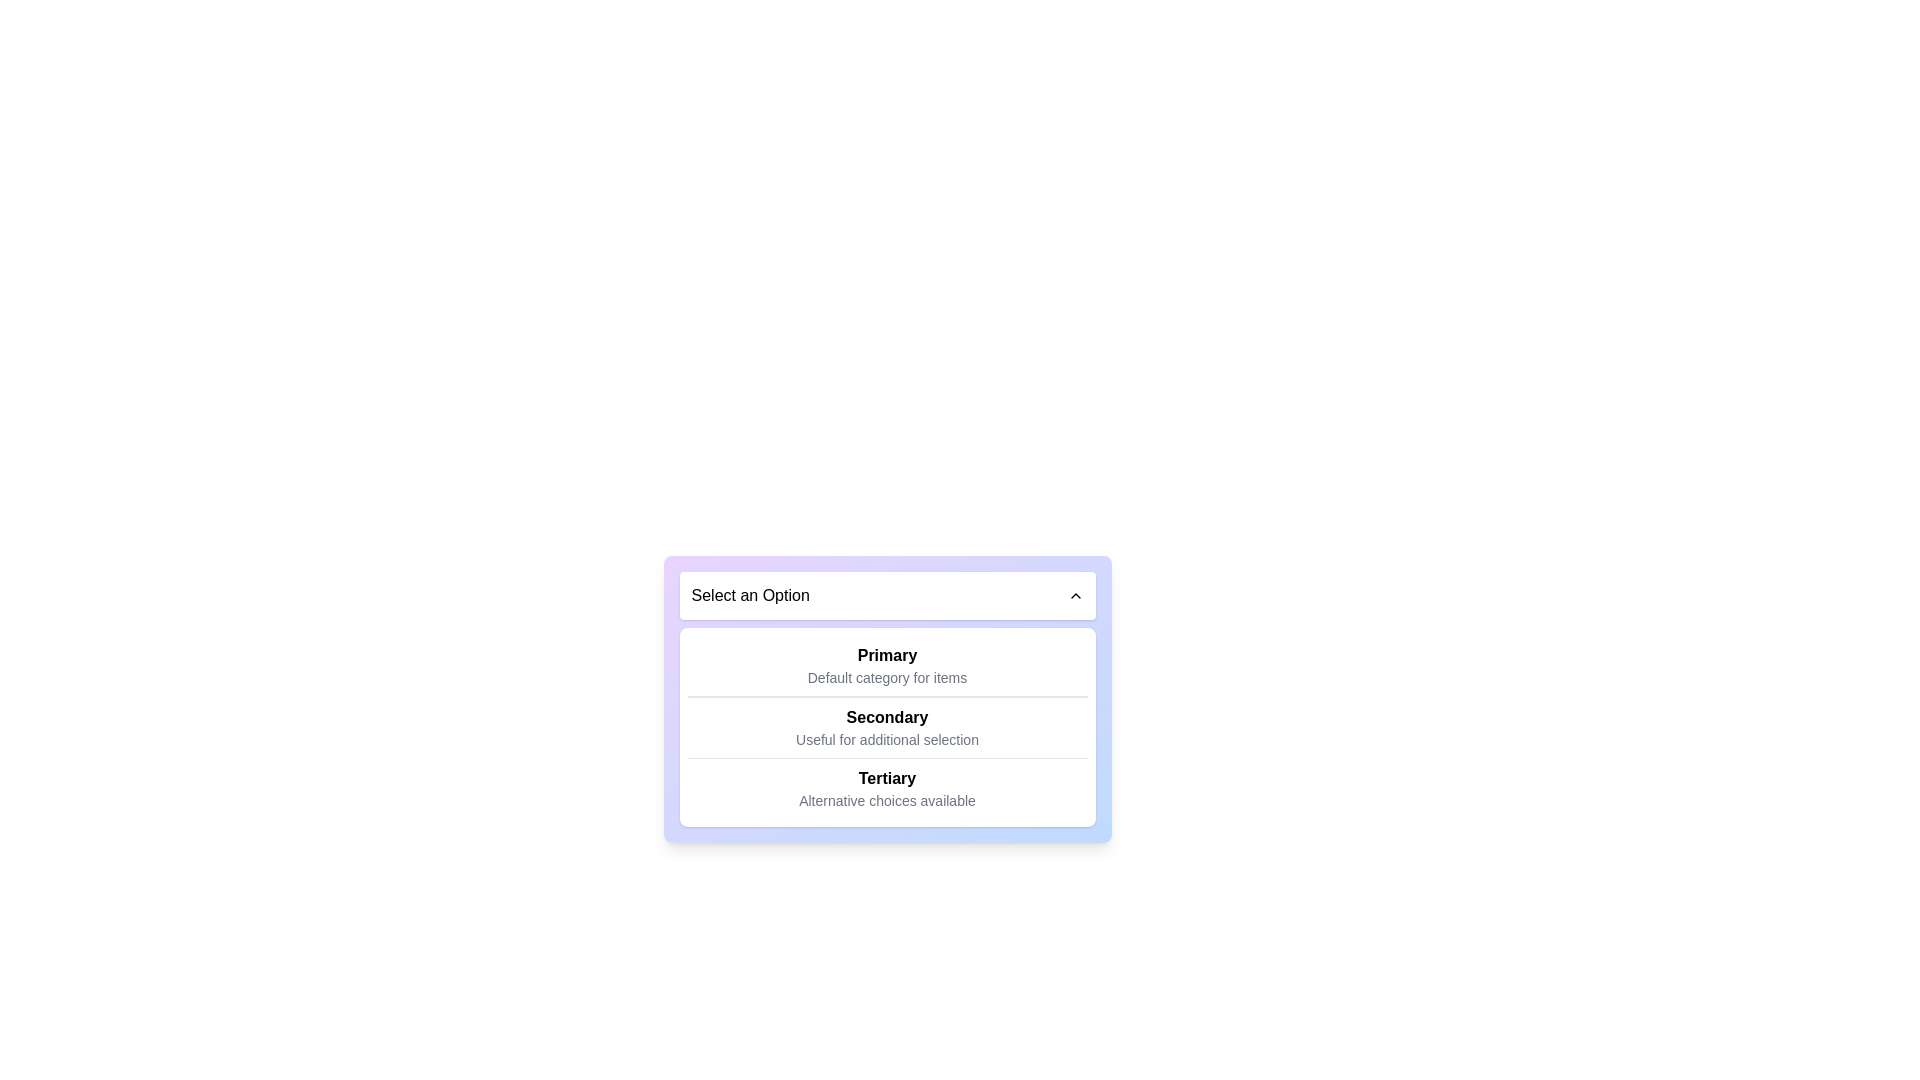  Describe the element at coordinates (886, 778) in the screenshot. I see `the 'Tertiary' text label in the dropdown menu` at that location.